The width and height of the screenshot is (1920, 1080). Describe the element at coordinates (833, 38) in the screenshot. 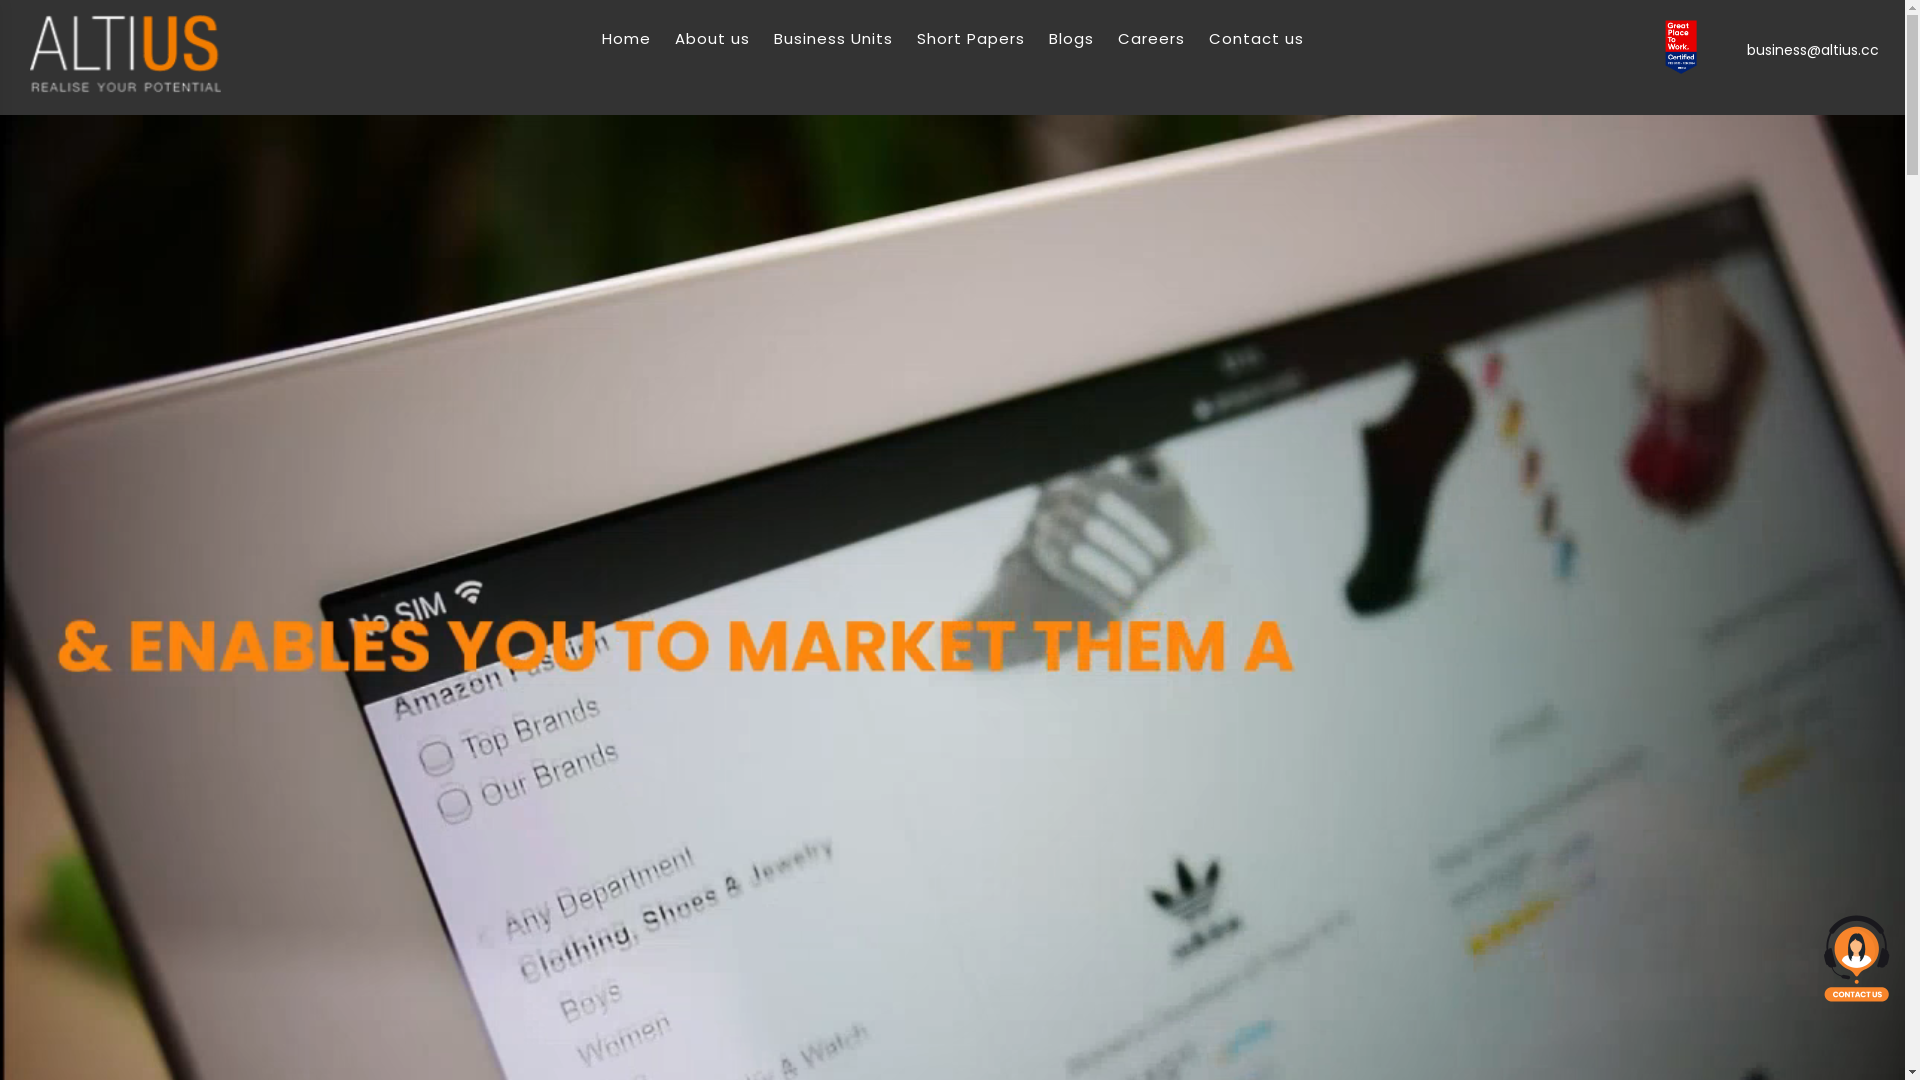

I see `'Business Units'` at that location.